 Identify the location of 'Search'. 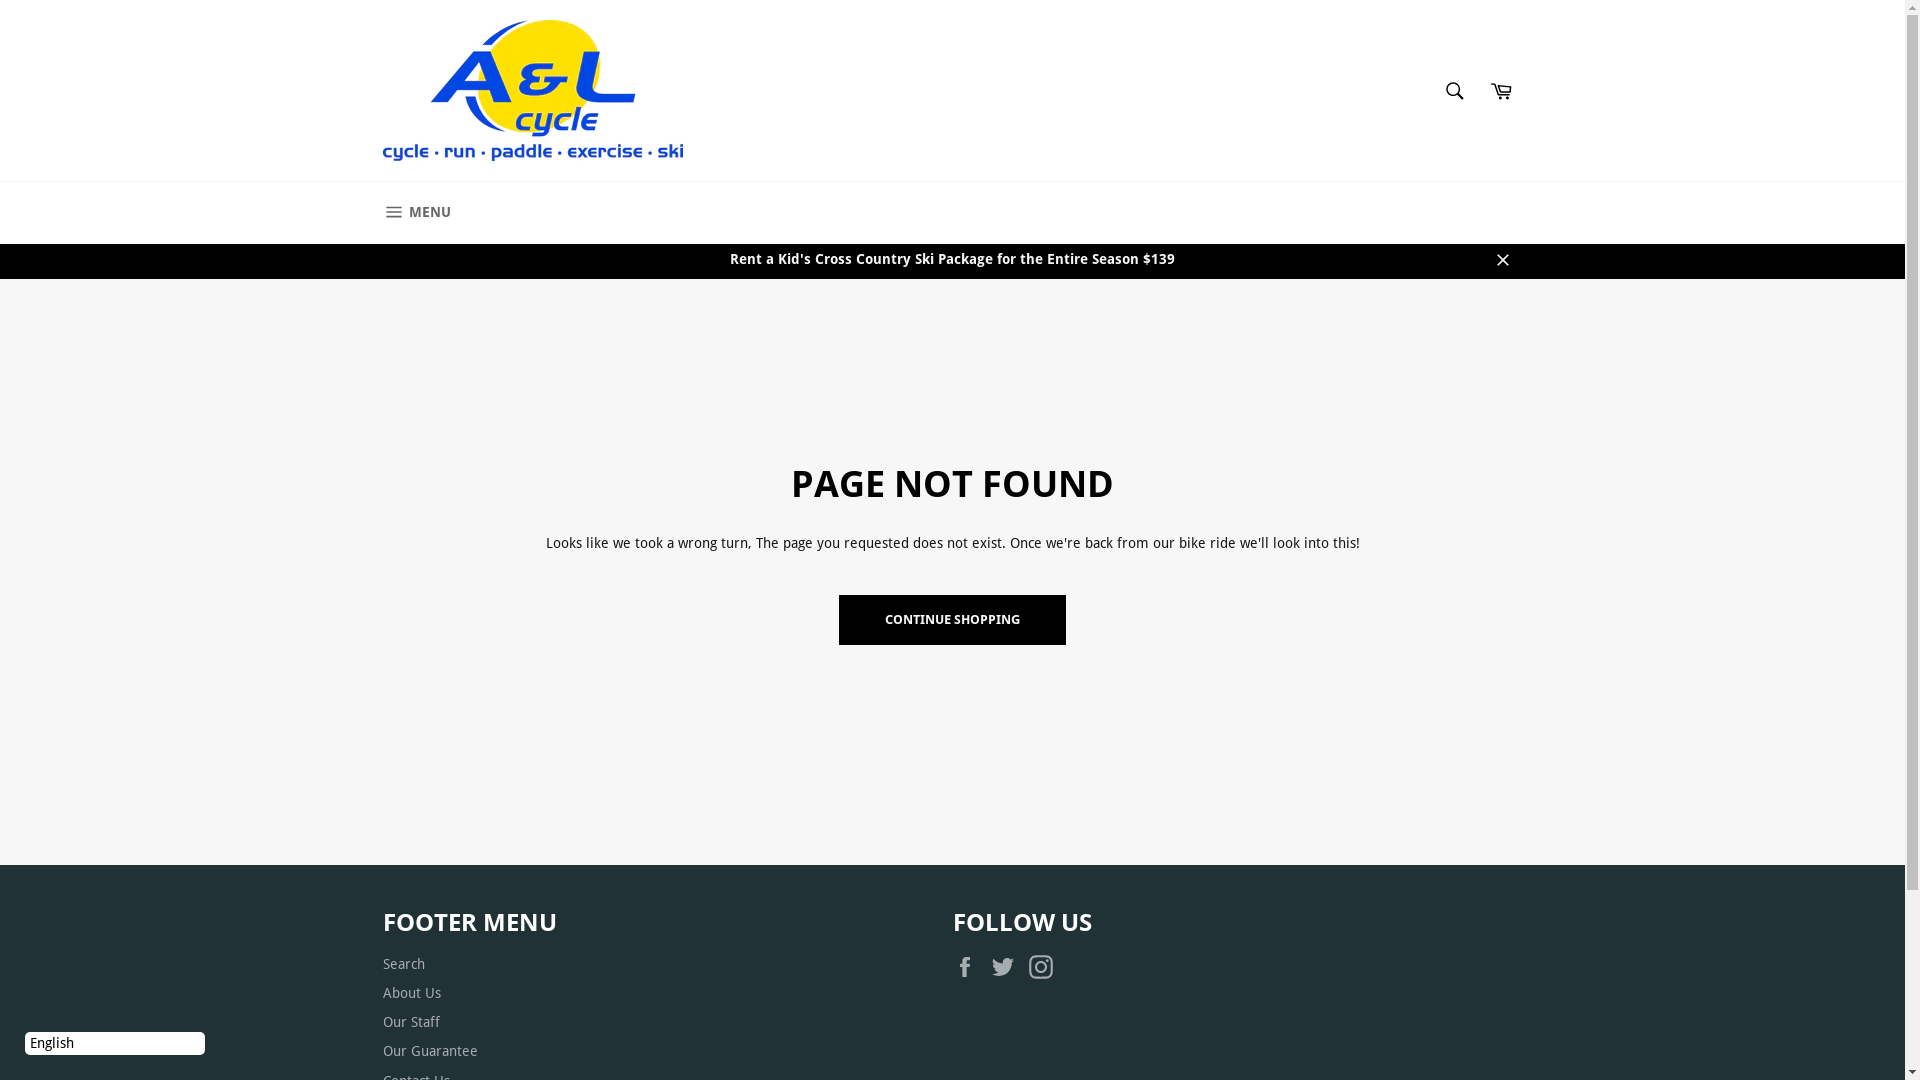
(402, 963).